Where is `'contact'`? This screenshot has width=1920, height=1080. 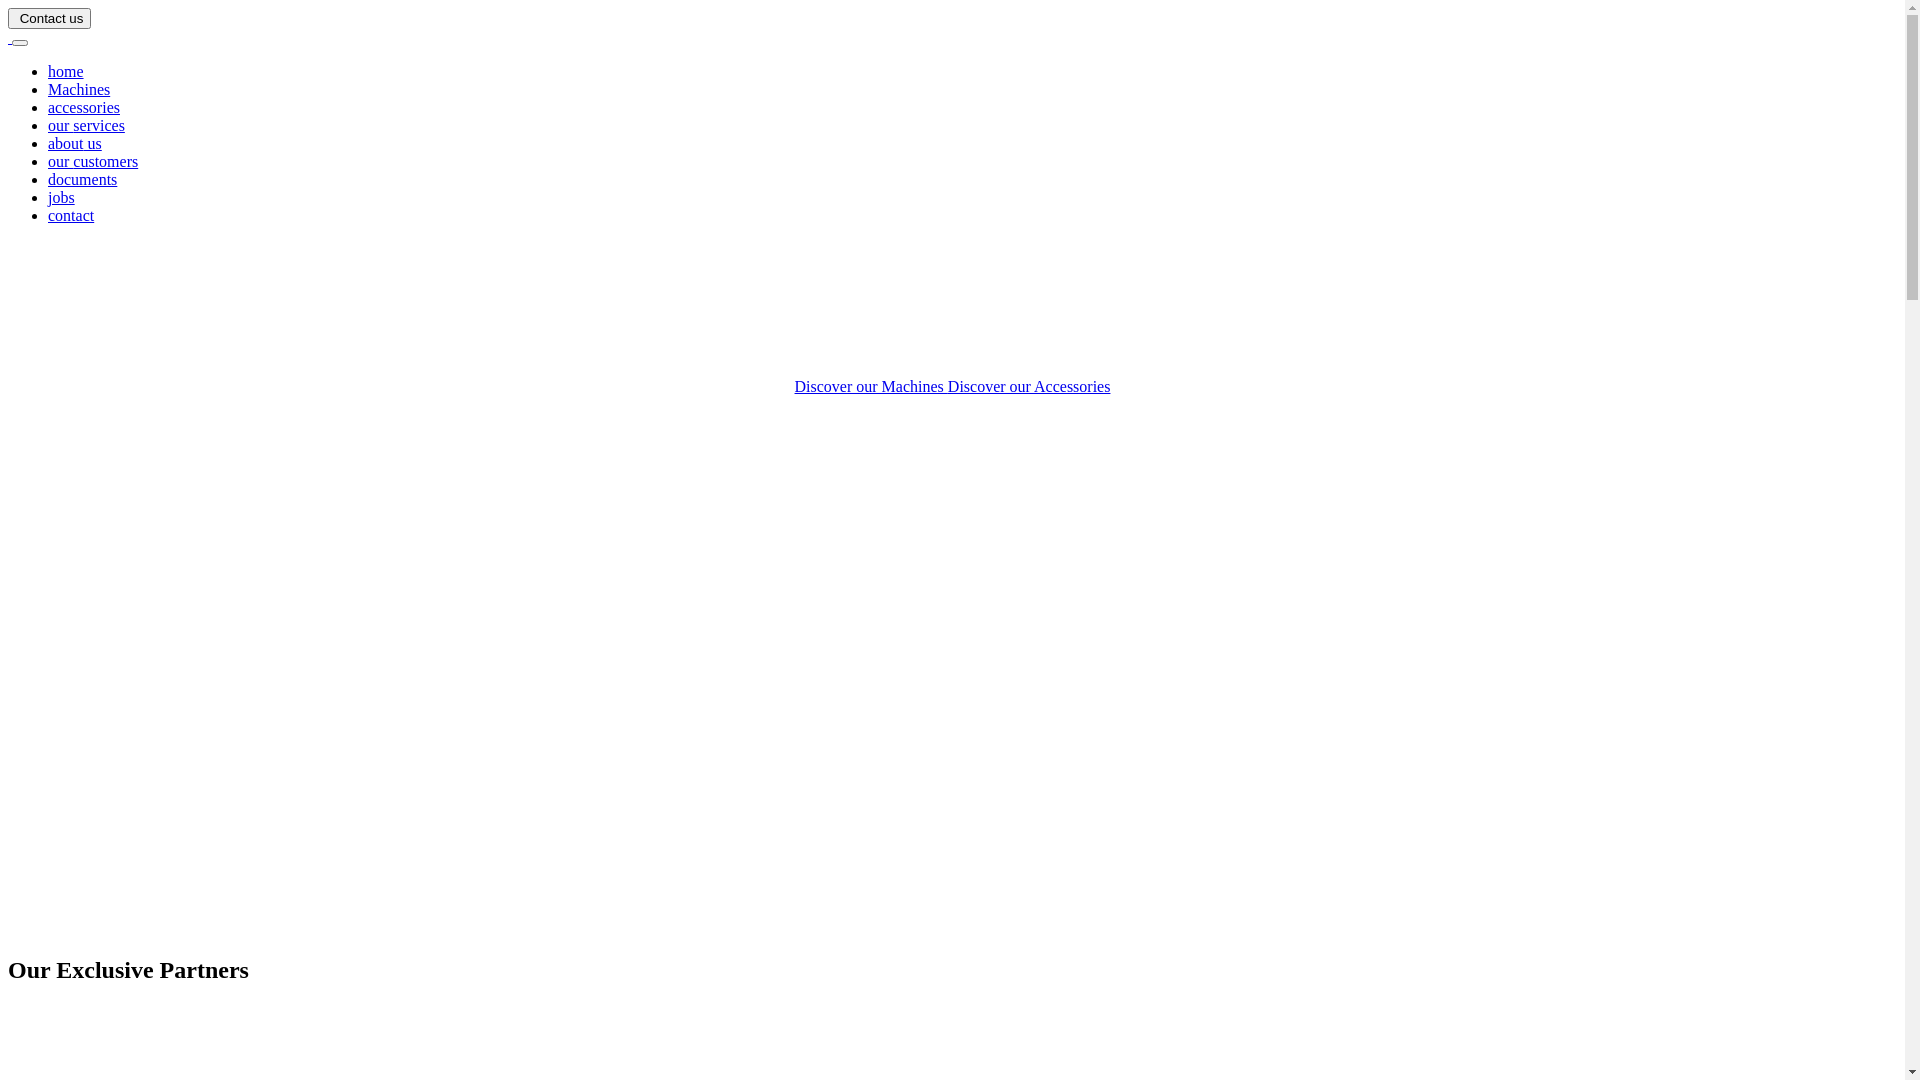
'contact' is located at coordinates (48, 215).